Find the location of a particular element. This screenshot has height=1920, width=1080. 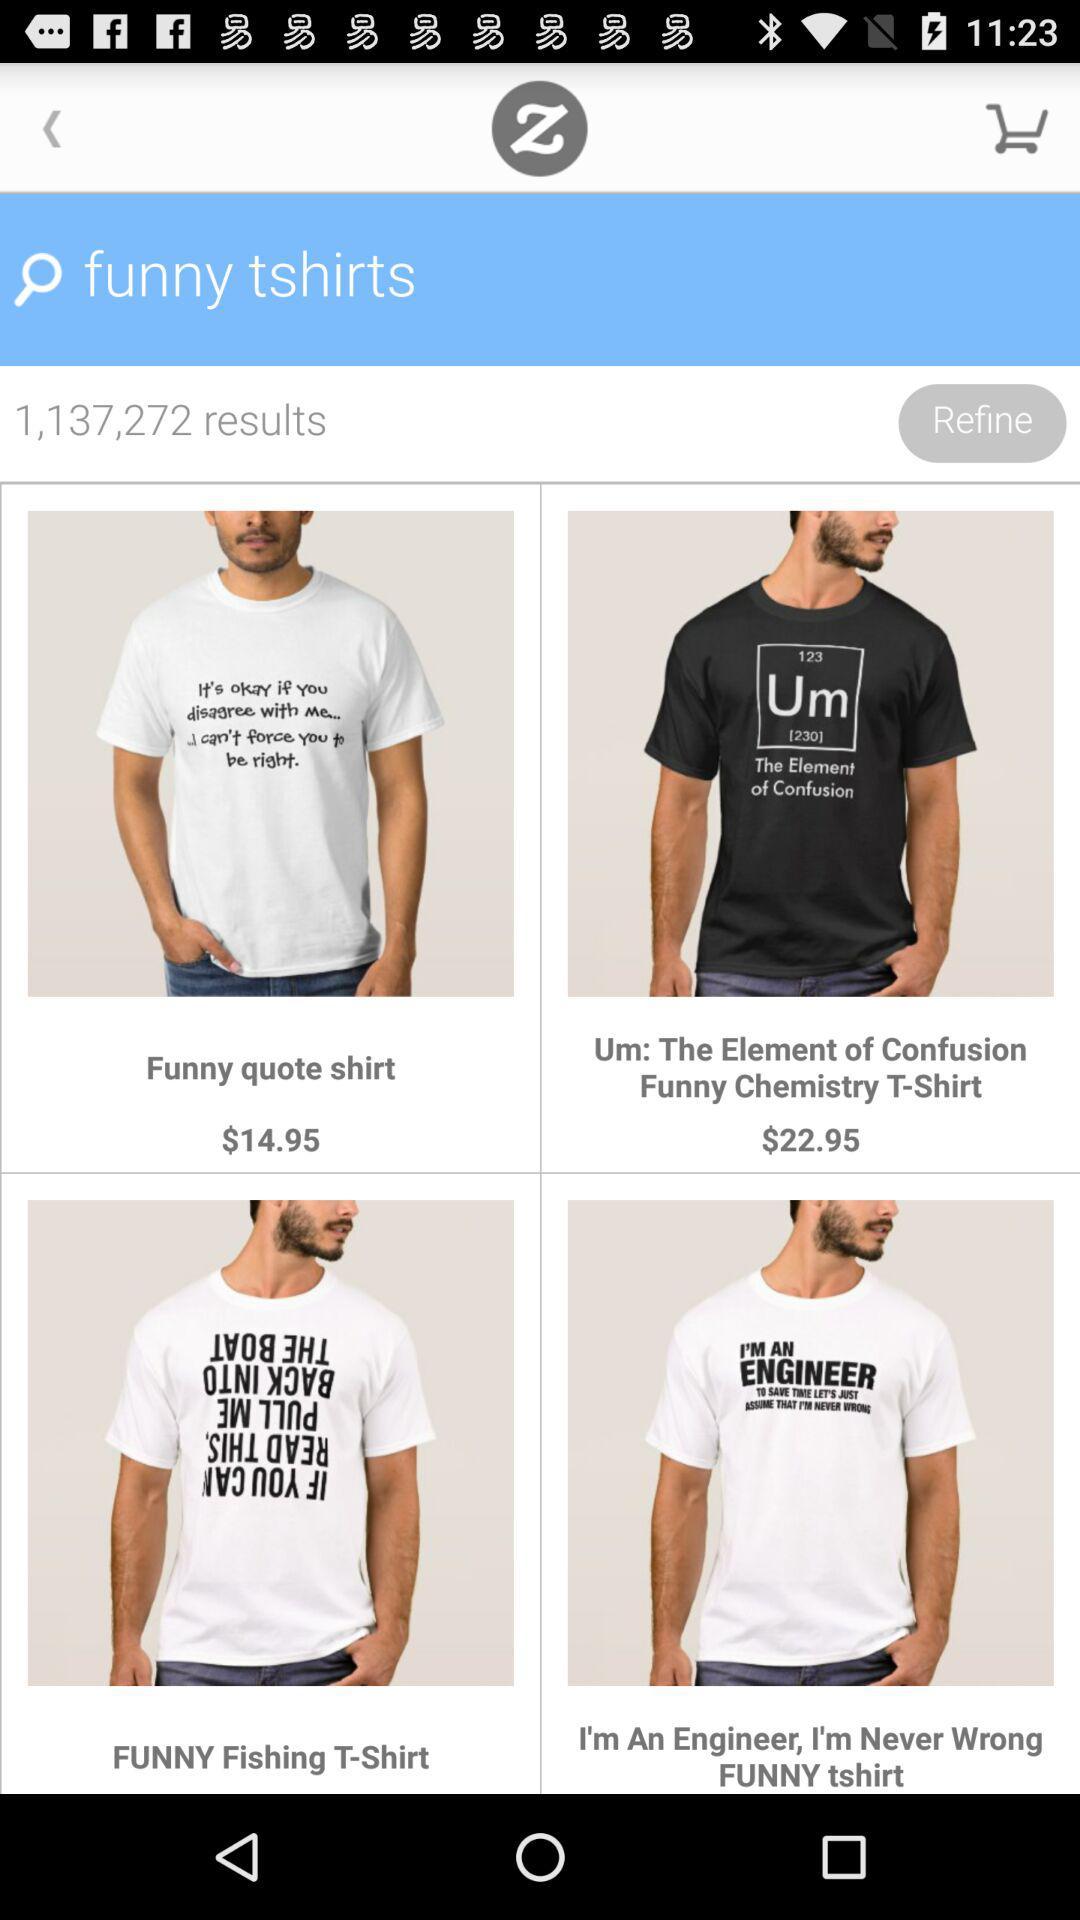

shopping cart is located at coordinates (1017, 127).